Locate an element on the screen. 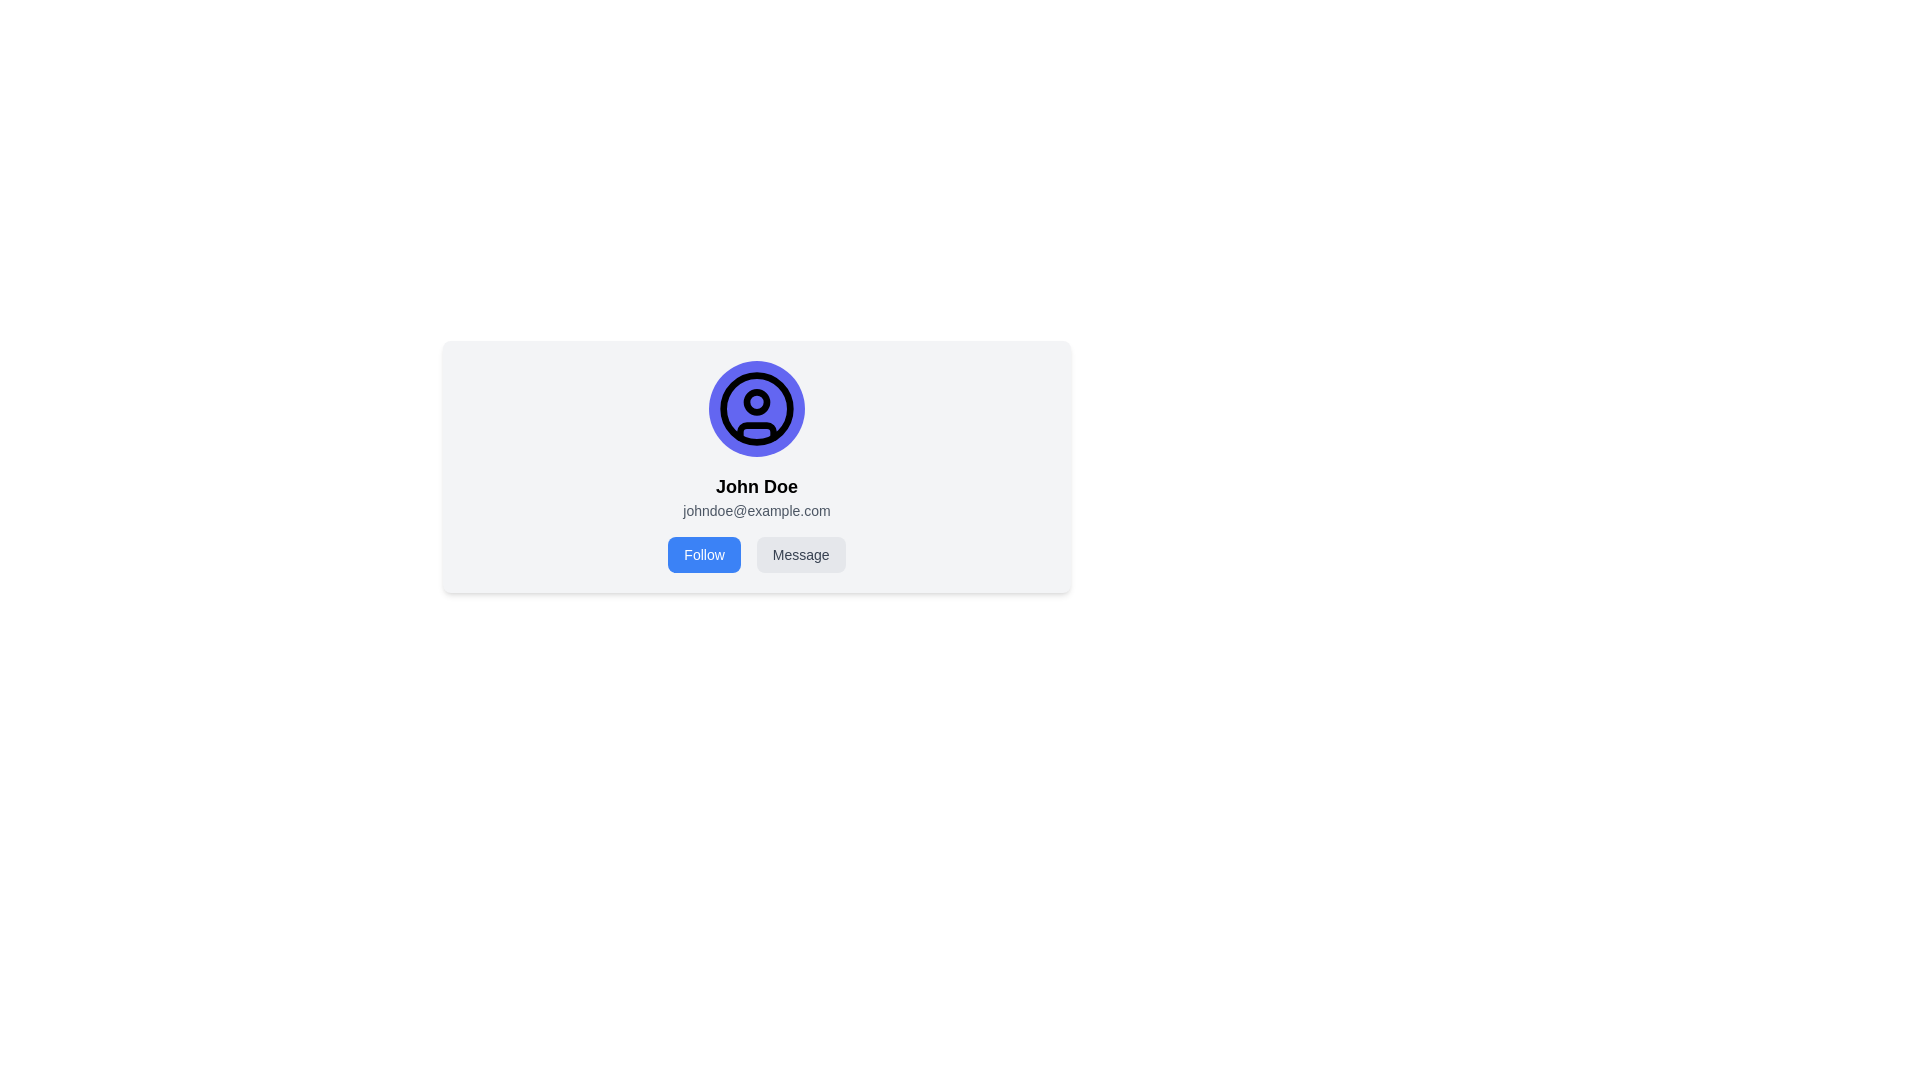 Image resolution: width=1920 pixels, height=1080 pixels. the 'Message' button, which is a rectangular button with rounded corners, gray background, and black text, located to the right of the 'Follow' button is located at coordinates (801, 555).